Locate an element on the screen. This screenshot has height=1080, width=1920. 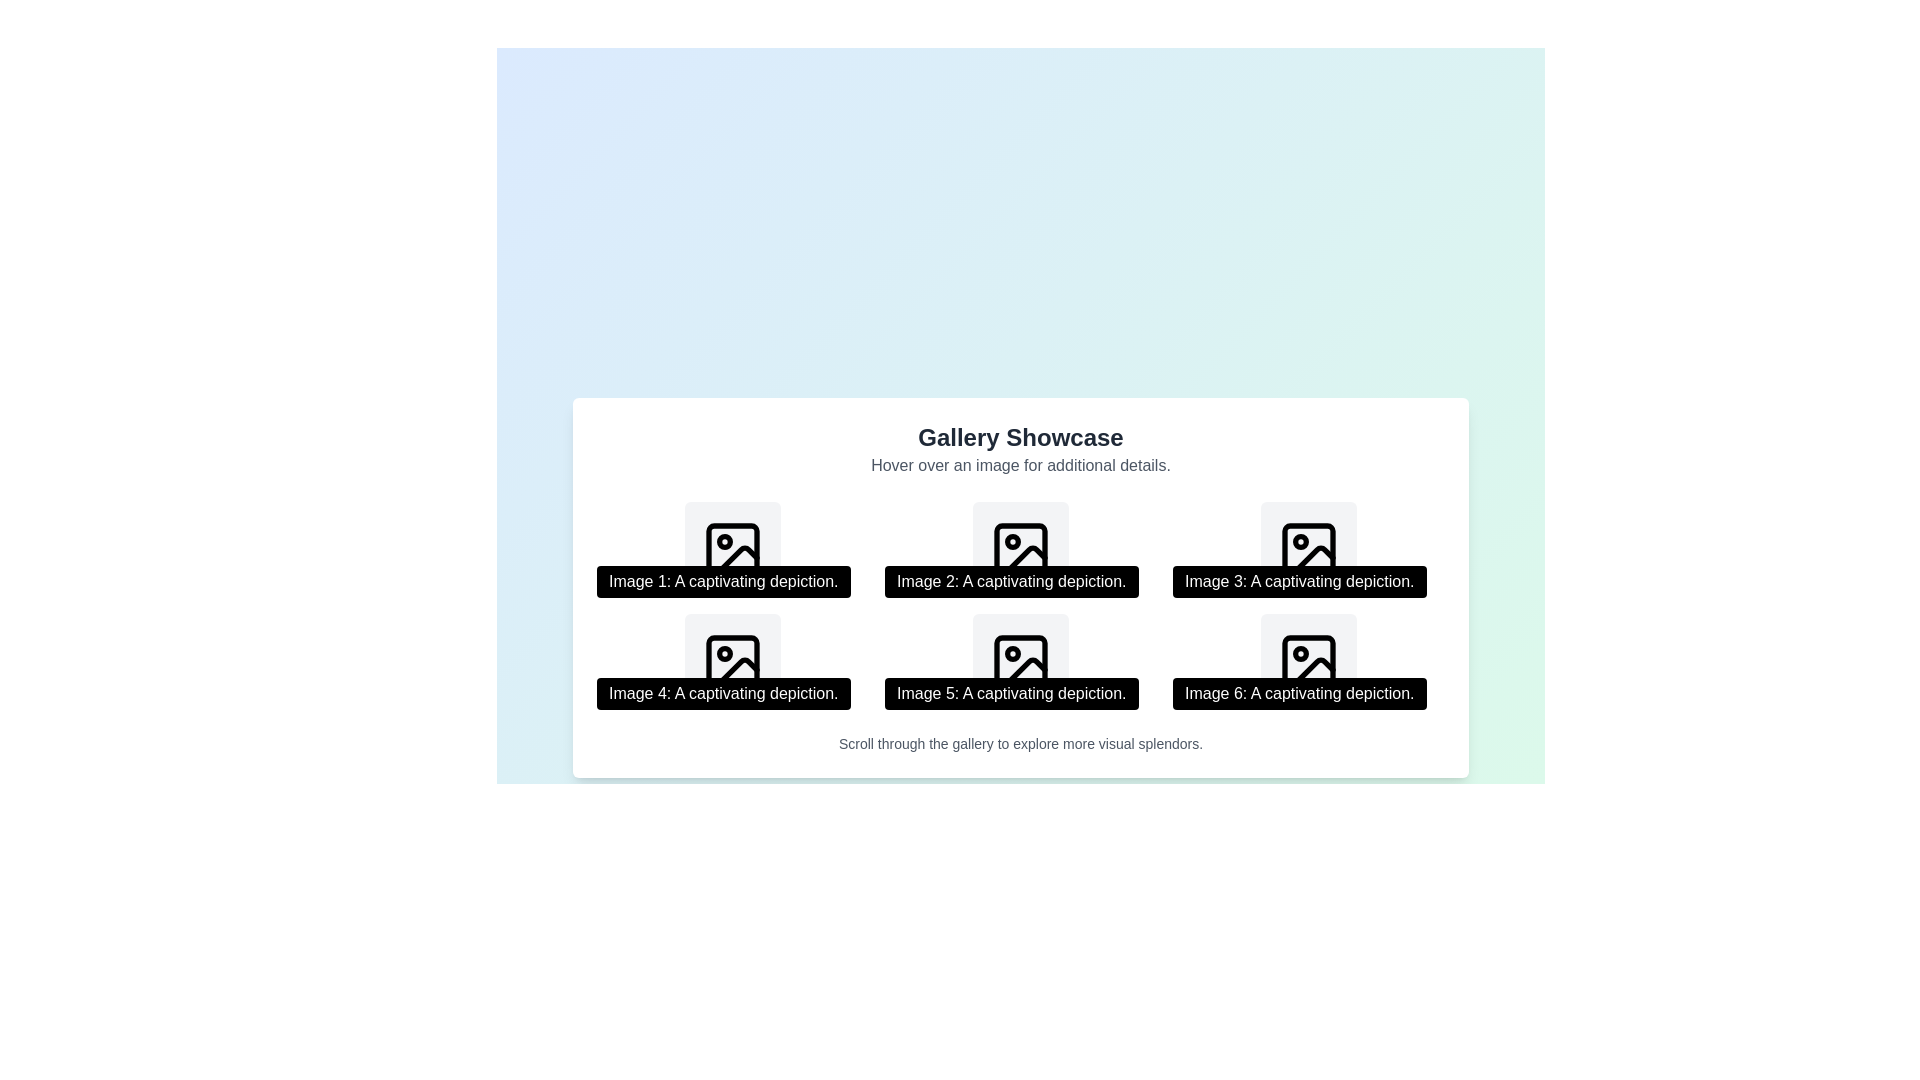
the image placeholder icon, which is styled like a picture frame and is the third item in the first row of the gallery grid is located at coordinates (1309, 550).